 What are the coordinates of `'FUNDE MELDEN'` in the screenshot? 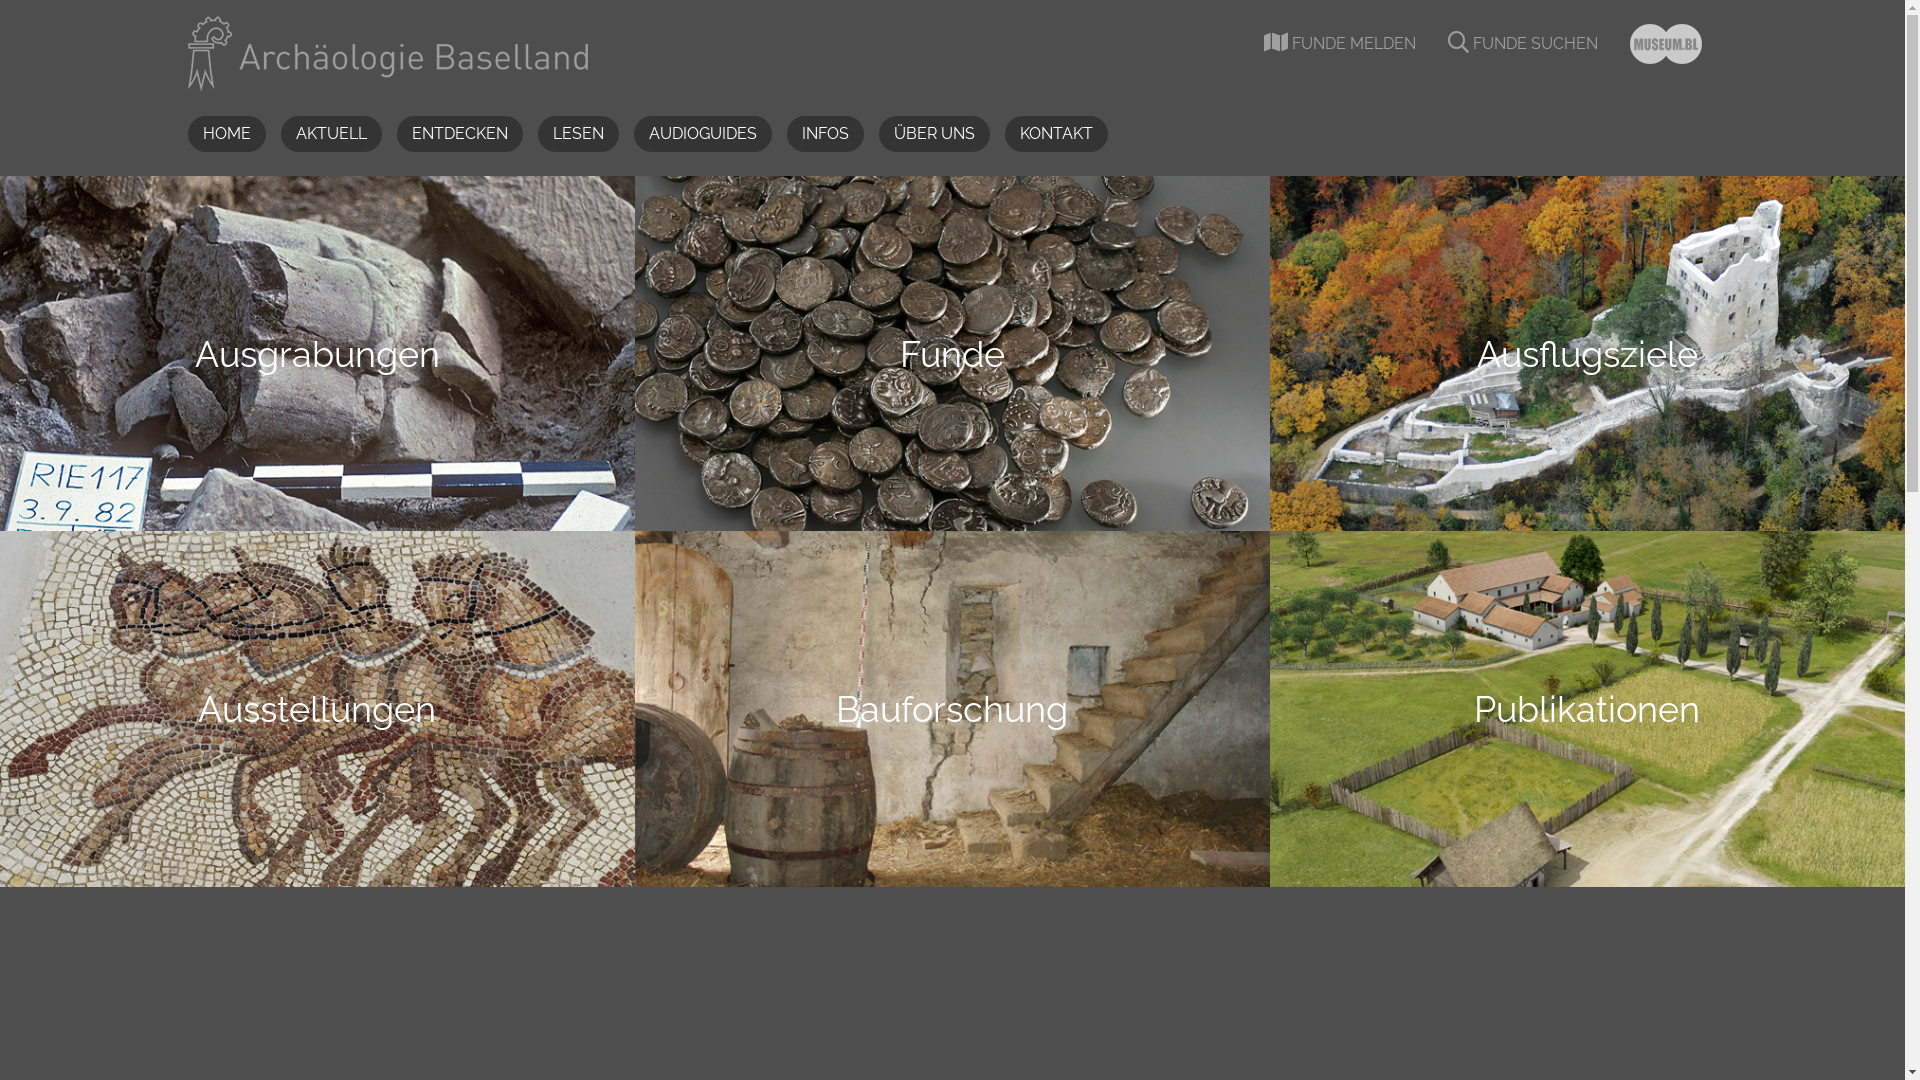 It's located at (1339, 43).